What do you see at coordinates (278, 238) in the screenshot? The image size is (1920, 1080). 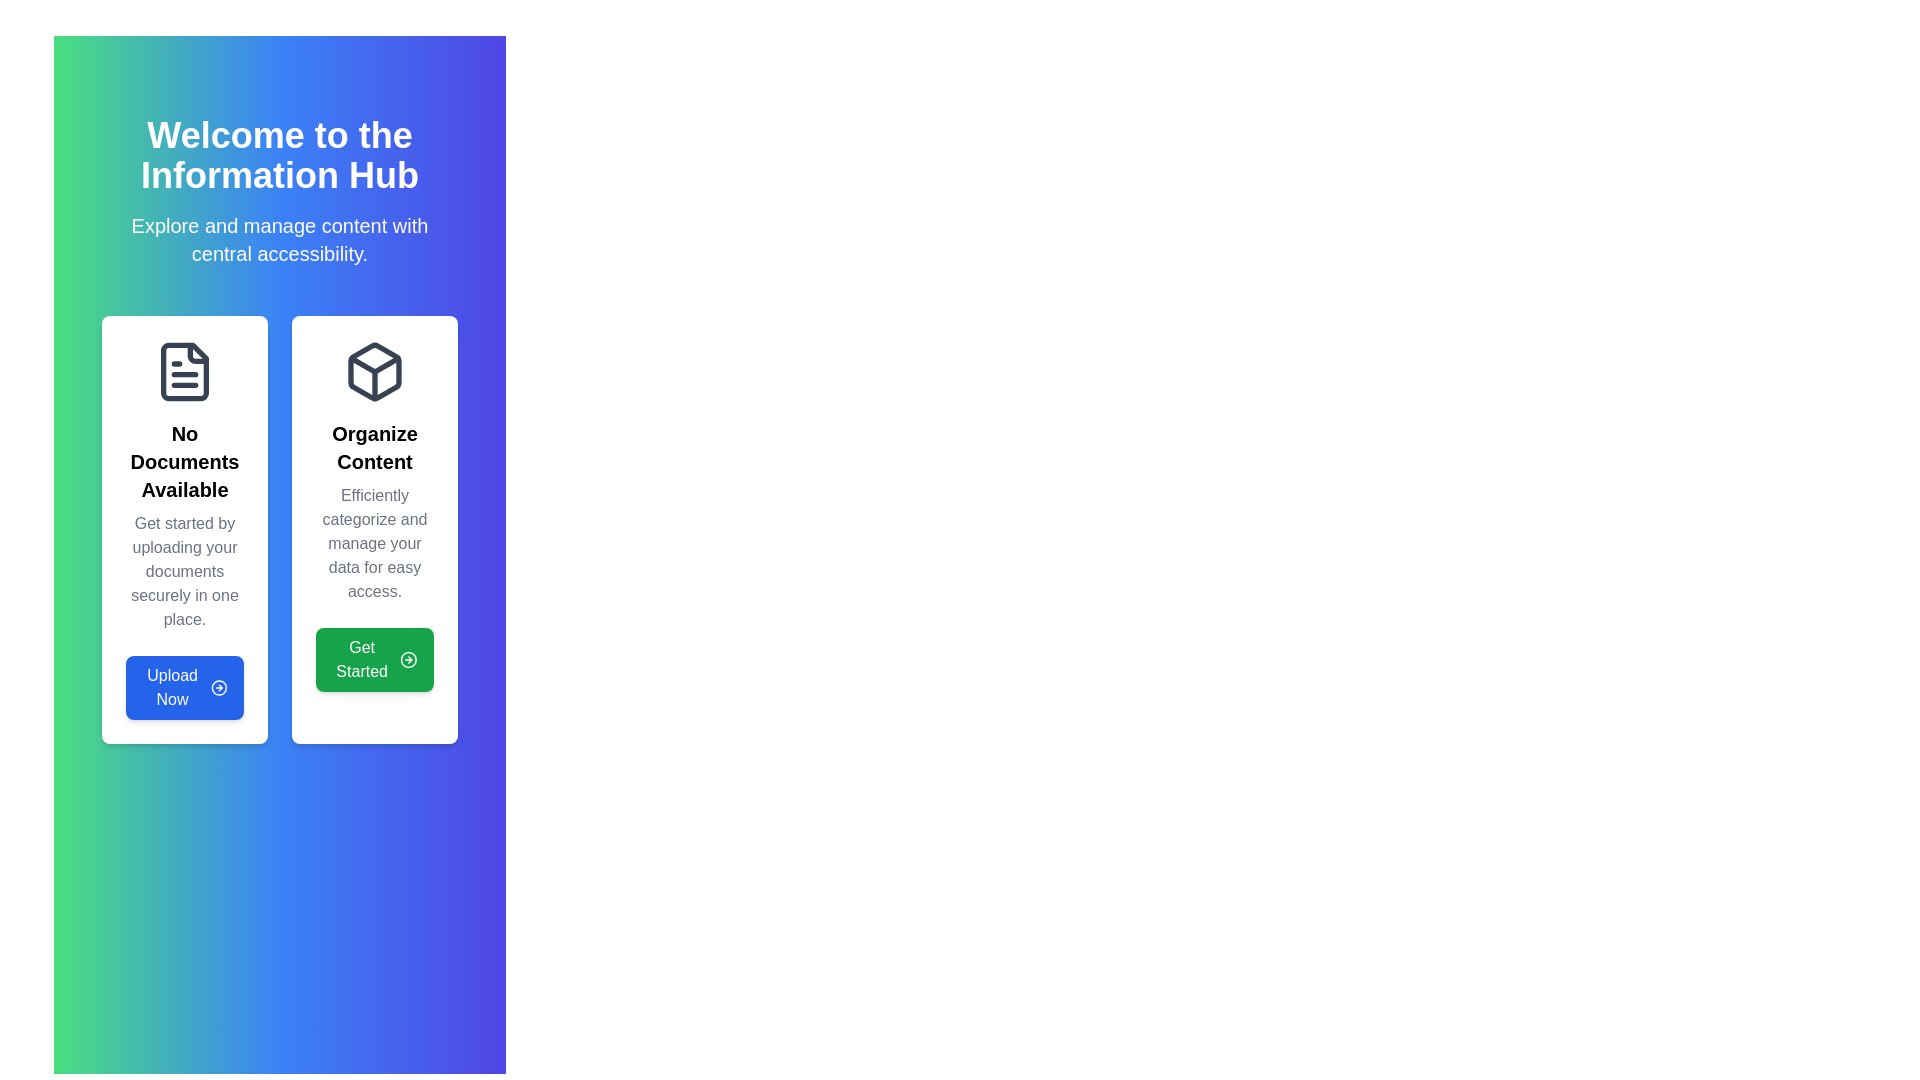 I see `the static text block that displays 'Explore and manage content with central accessibility.' which is styled with a larger font size and white color, located below the main heading 'Welcome to the Information Hub'` at bounding box center [278, 238].